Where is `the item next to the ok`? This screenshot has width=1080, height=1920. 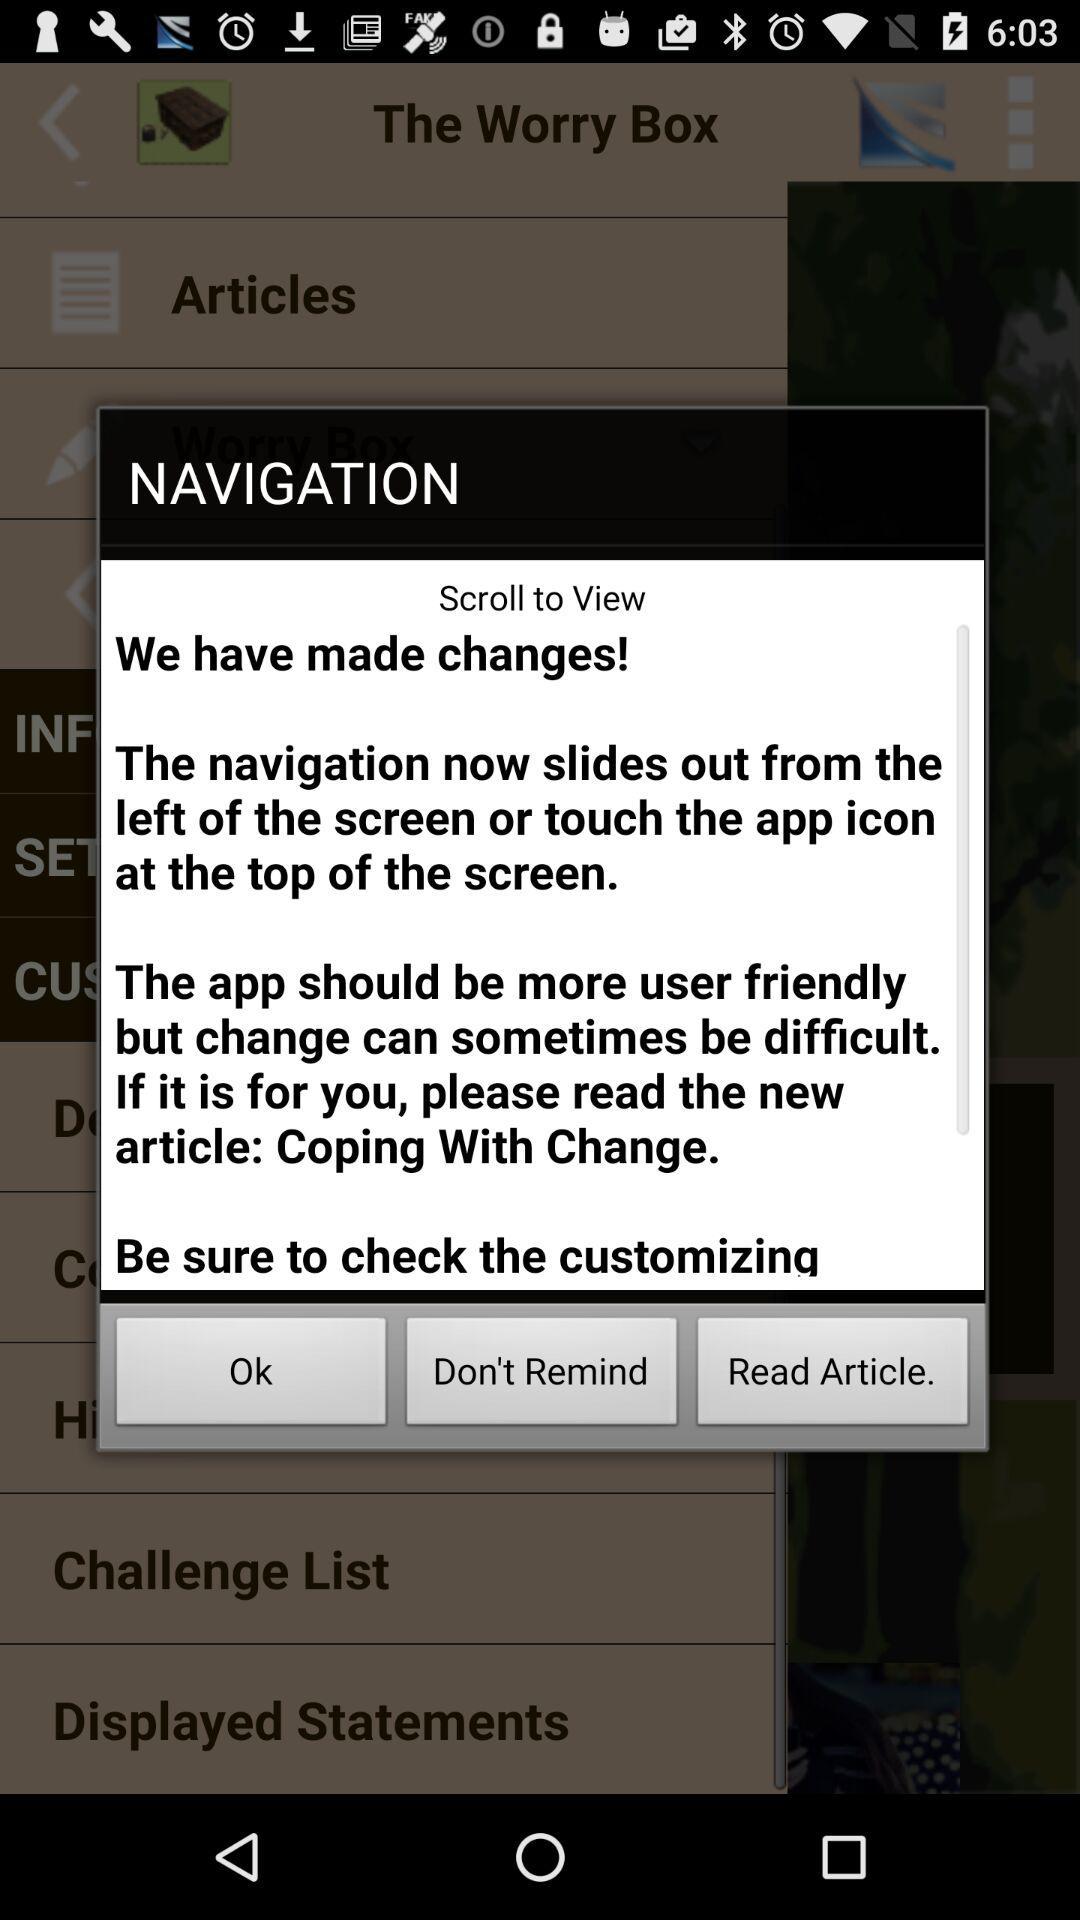 the item next to the ok is located at coordinates (542, 1376).